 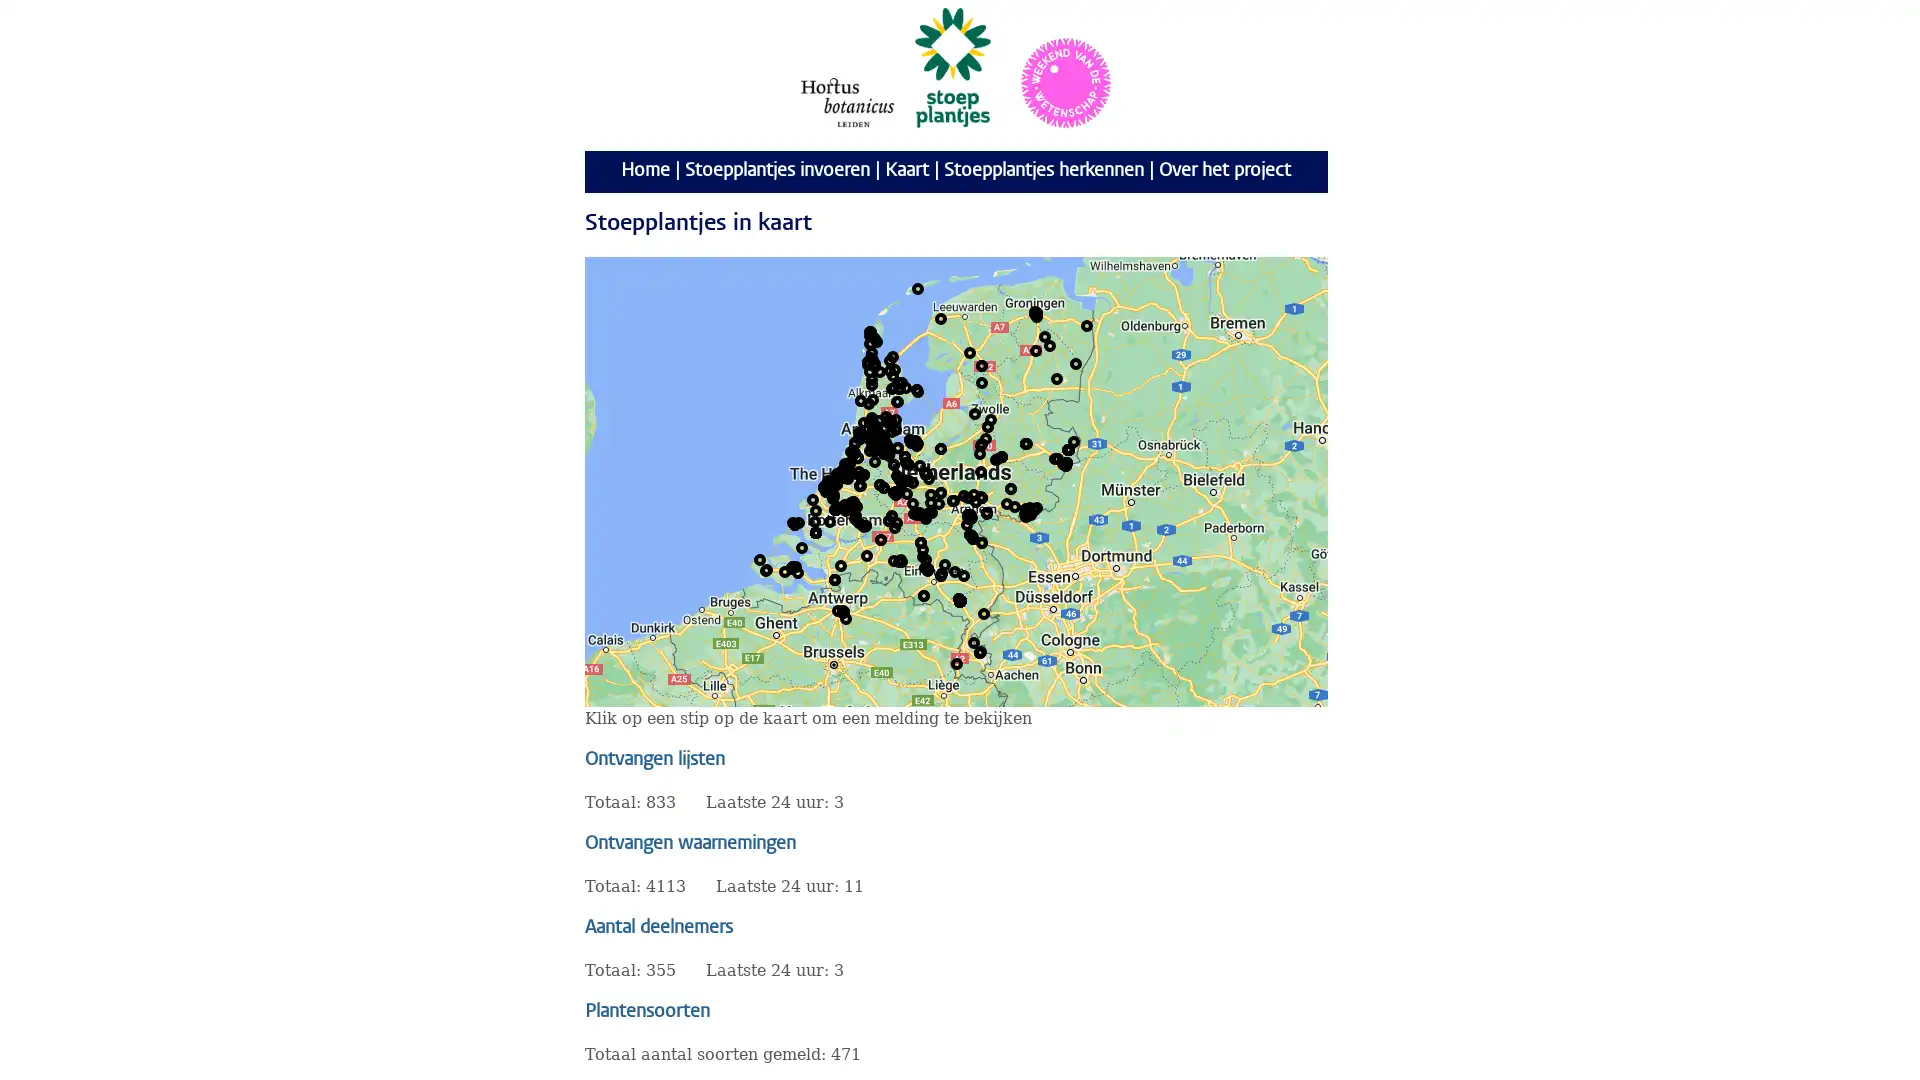 What do you see at coordinates (926, 567) in the screenshot?
I see `Telling van IVN Best op 16 februari 2022` at bounding box center [926, 567].